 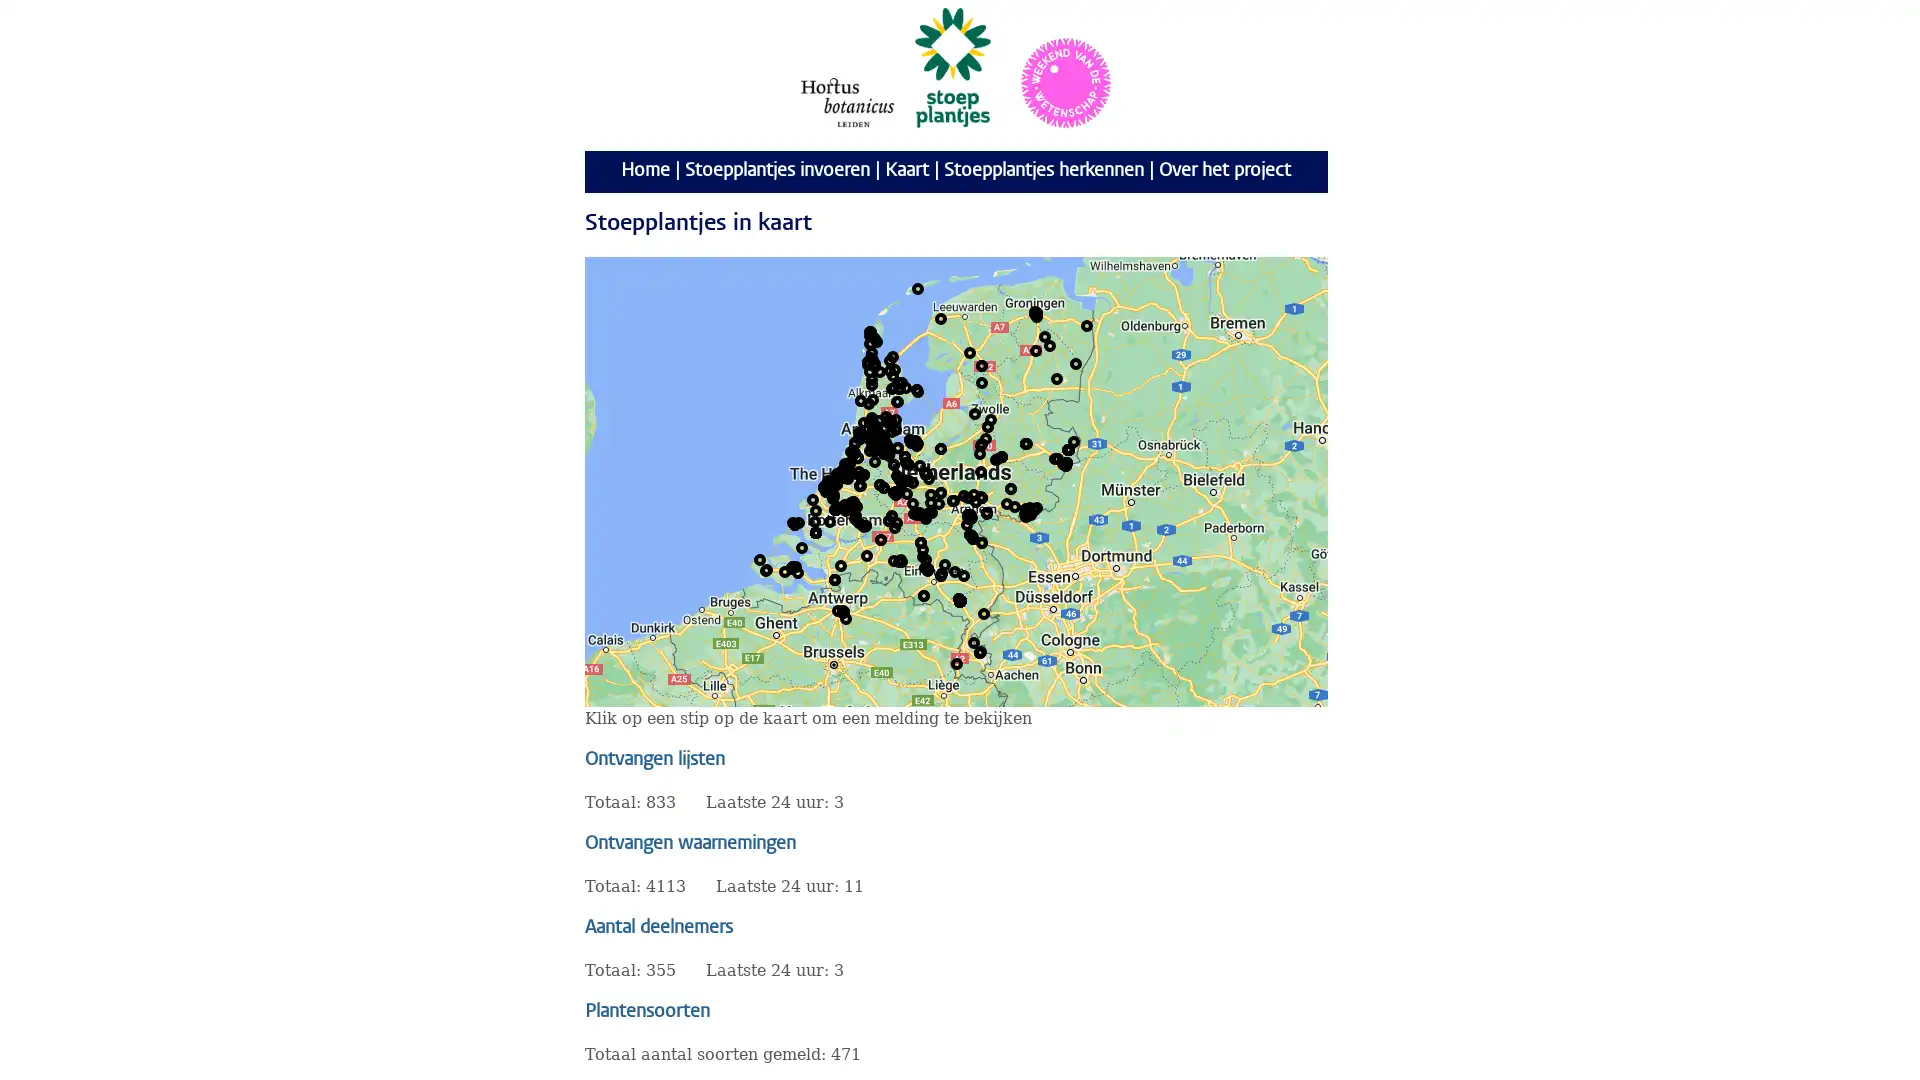 What do you see at coordinates (926, 567) in the screenshot?
I see `Telling van IVN Best op 16 februari 2022` at bounding box center [926, 567].